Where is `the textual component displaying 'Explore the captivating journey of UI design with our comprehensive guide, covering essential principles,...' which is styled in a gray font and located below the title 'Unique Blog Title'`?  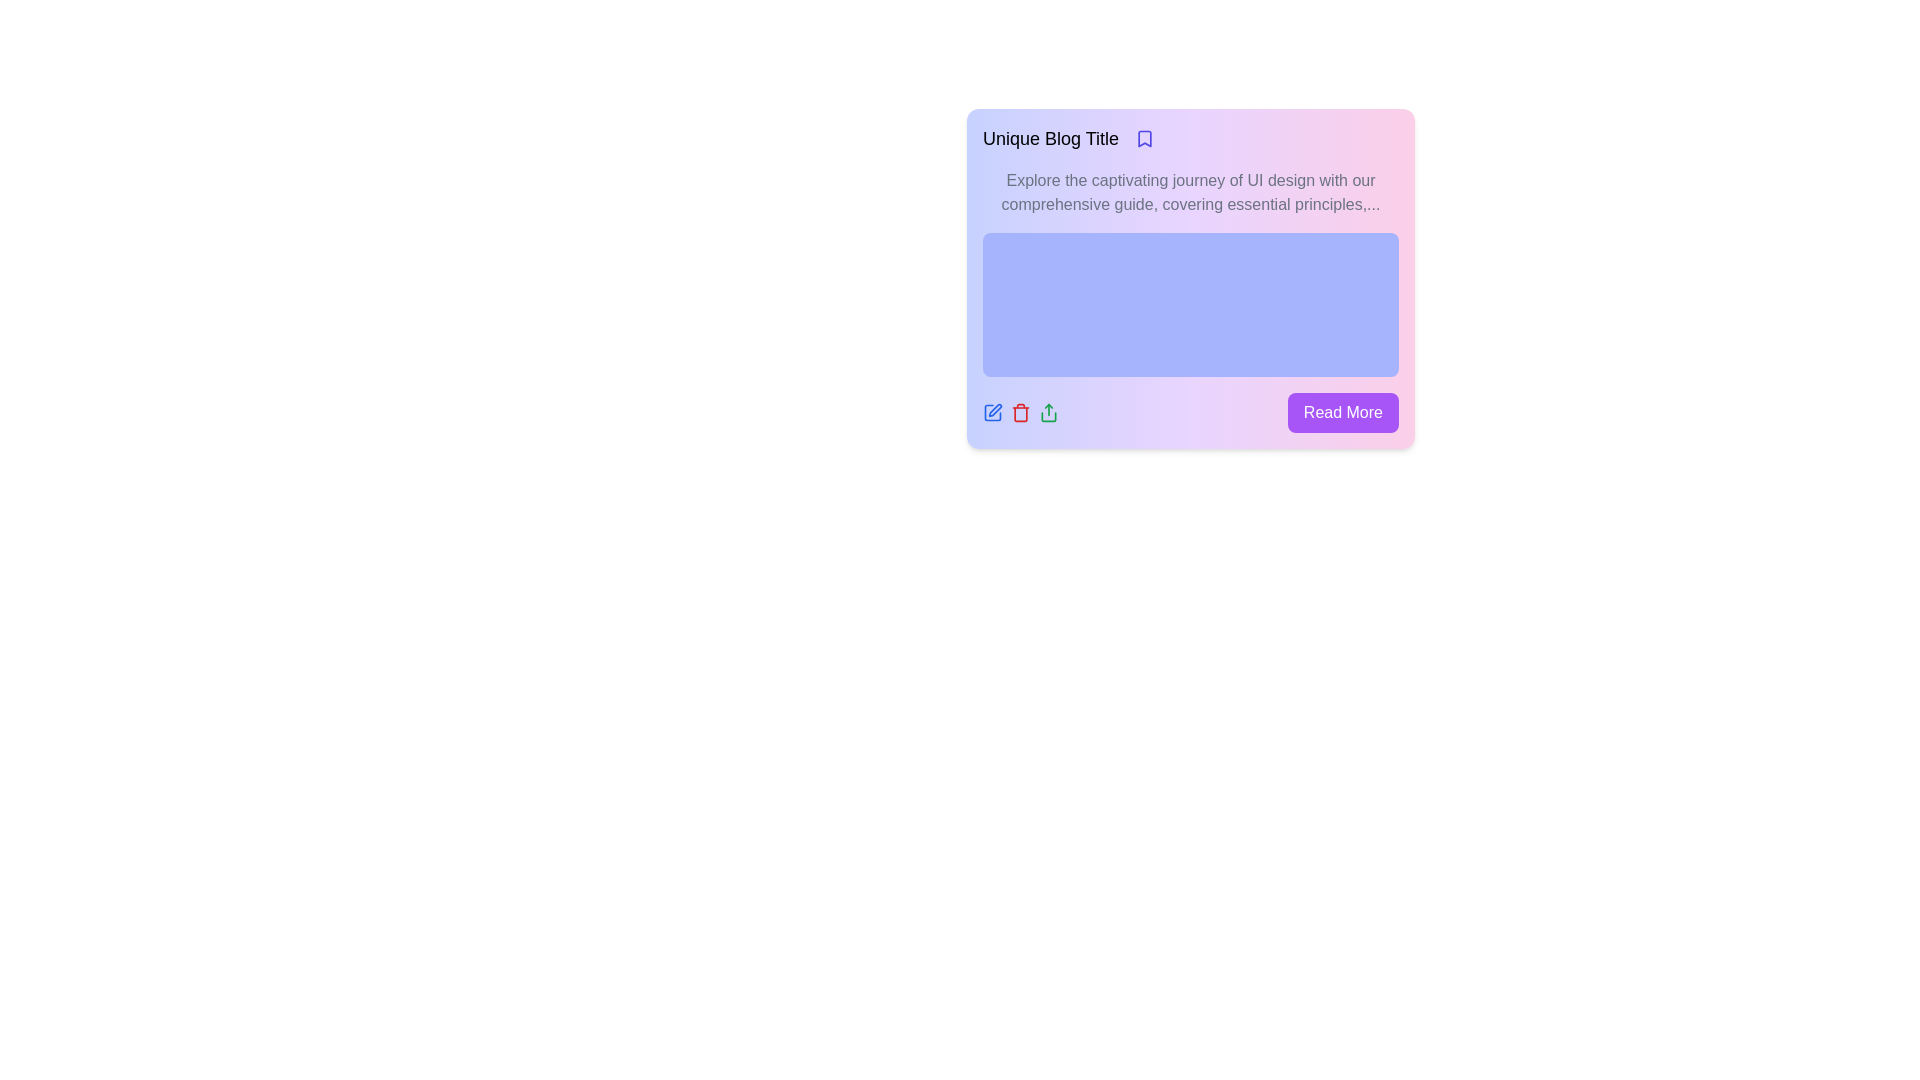 the textual component displaying 'Explore the captivating journey of UI design with our comprehensive guide, covering essential principles,...' which is styled in a gray font and located below the title 'Unique Blog Title' is located at coordinates (1190, 192).